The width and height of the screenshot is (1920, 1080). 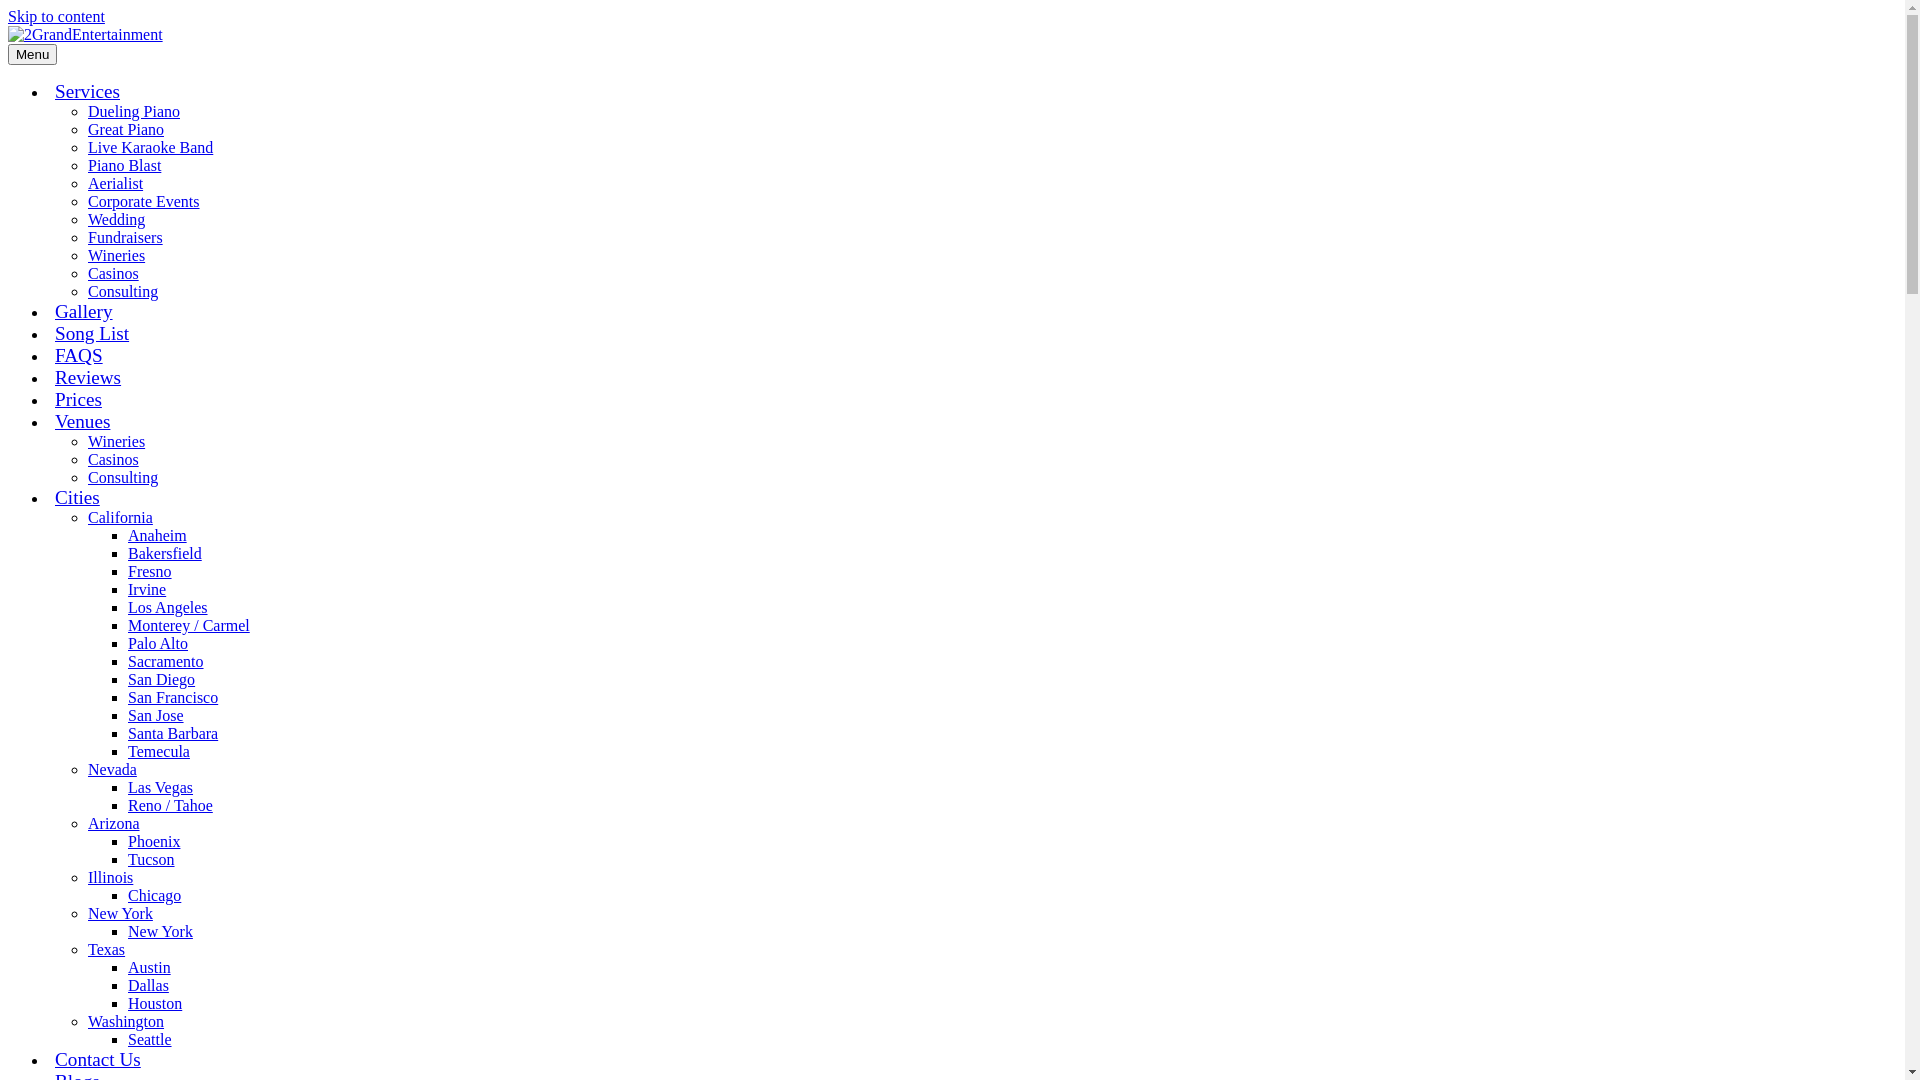 I want to click on 'Temecula', so click(x=157, y=751).